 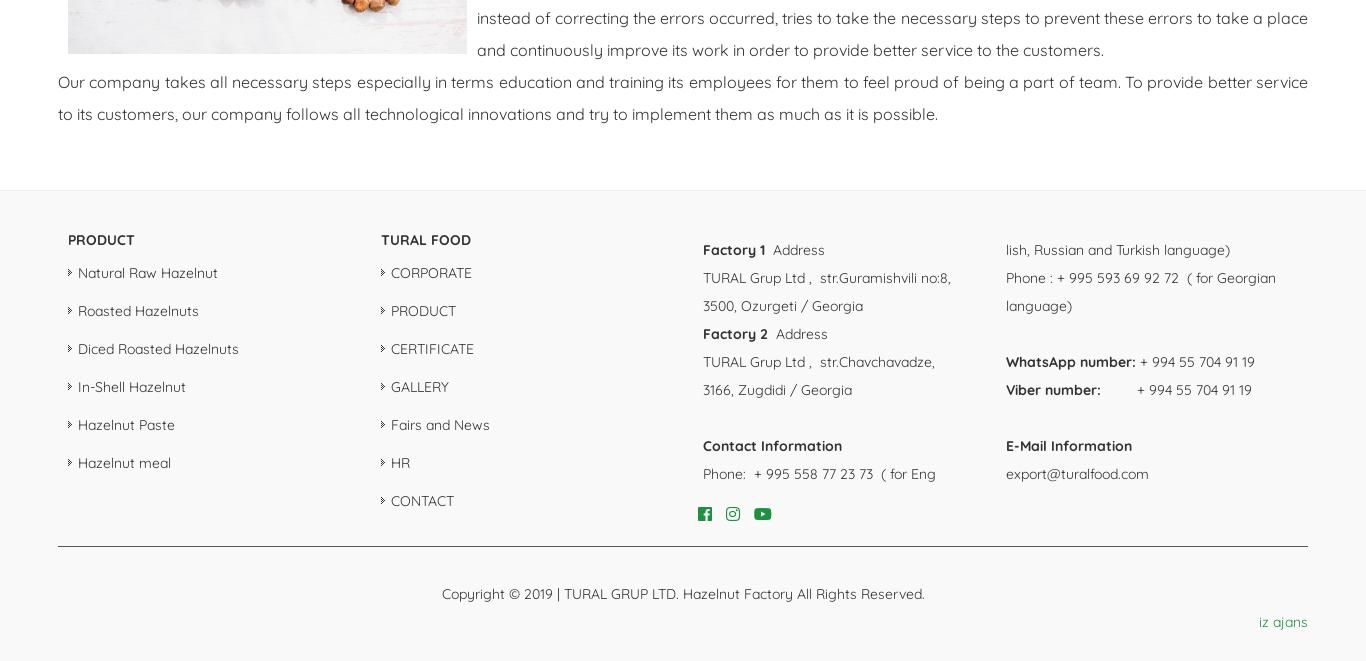 What do you see at coordinates (702, 445) in the screenshot?
I see `'Contact Information'` at bounding box center [702, 445].